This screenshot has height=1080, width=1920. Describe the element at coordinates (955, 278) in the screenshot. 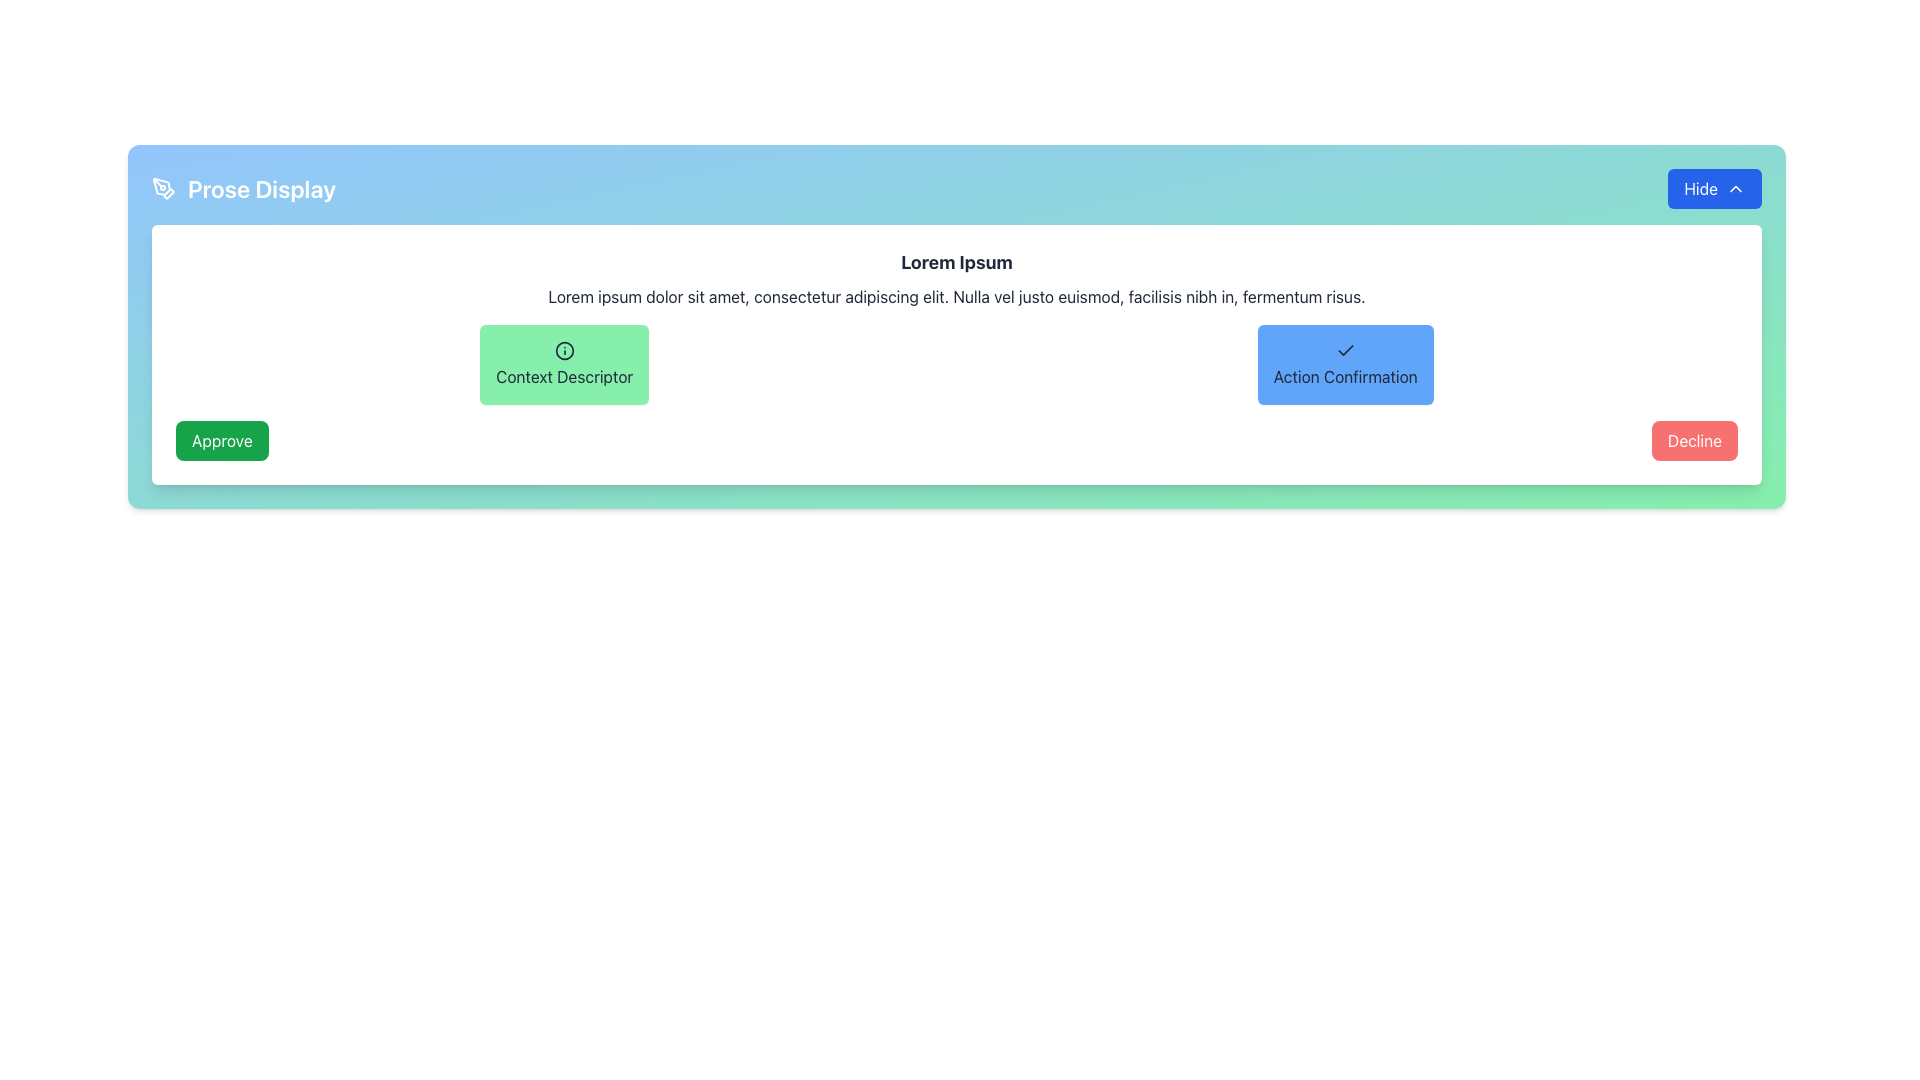

I see `text displayed in the Text Display element, which contains a bold headline 'Lorem Ipsum' and a body paragraph starting with 'Lorem ipsum dolor sit amet'` at that location.